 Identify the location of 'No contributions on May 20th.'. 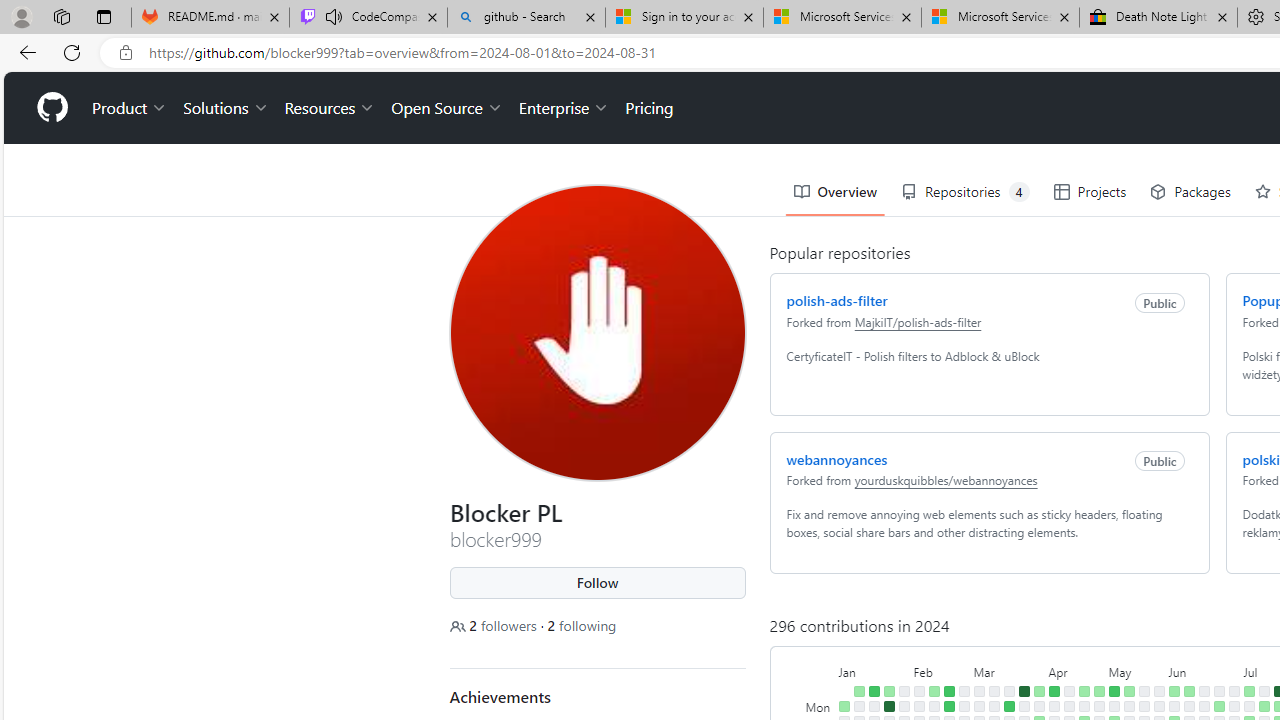
(1143, 705).